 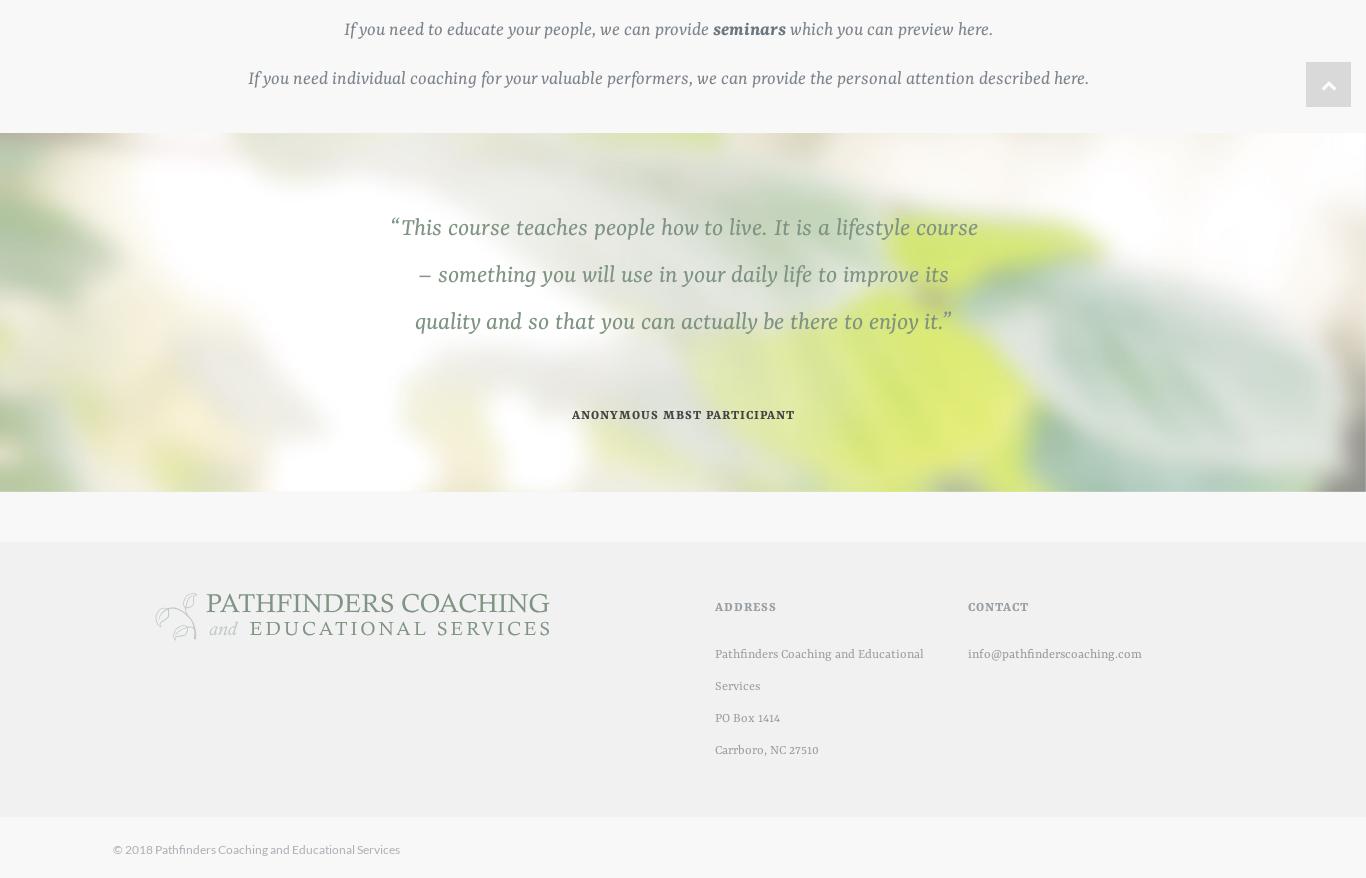 I want to click on 'PO Box 1414', so click(x=747, y=717).